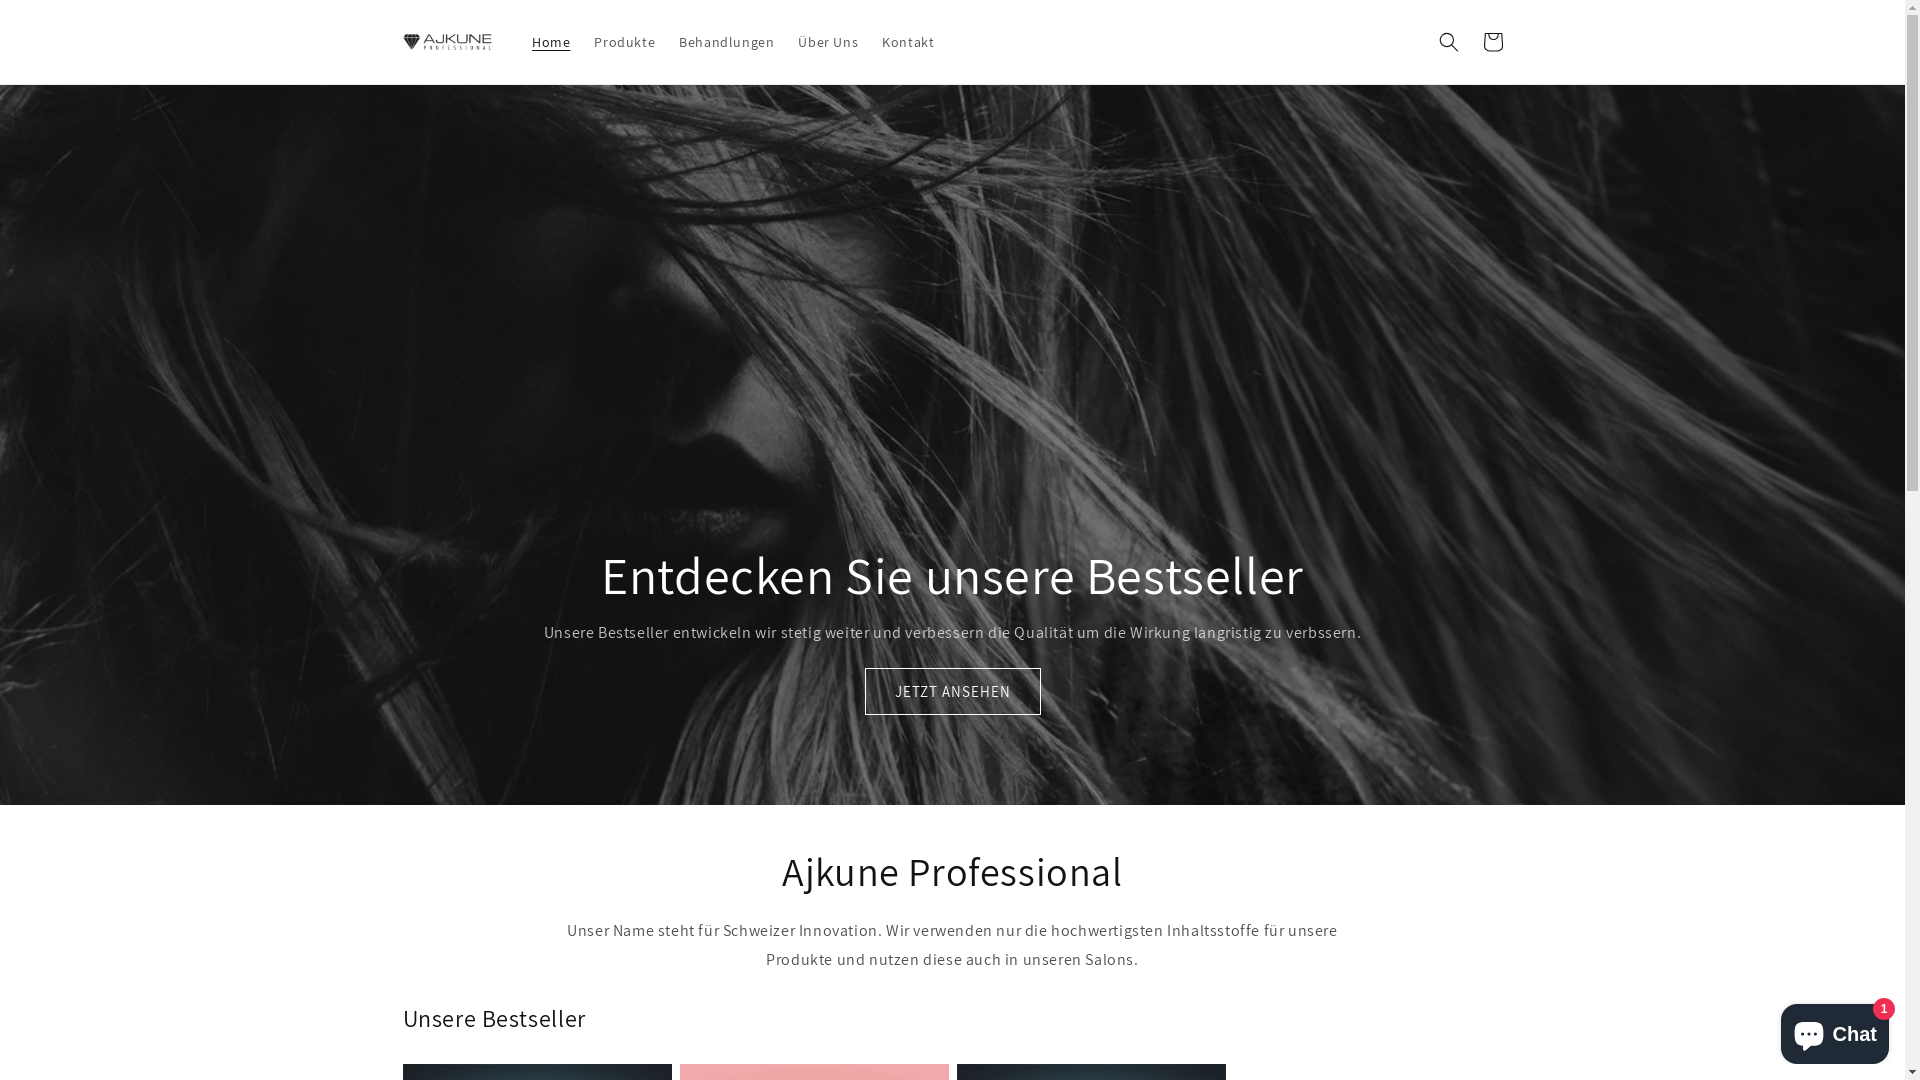 Image resolution: width=1920 pixels, height=1080 pixels. I want to click on 'Home', so click(551, 42).